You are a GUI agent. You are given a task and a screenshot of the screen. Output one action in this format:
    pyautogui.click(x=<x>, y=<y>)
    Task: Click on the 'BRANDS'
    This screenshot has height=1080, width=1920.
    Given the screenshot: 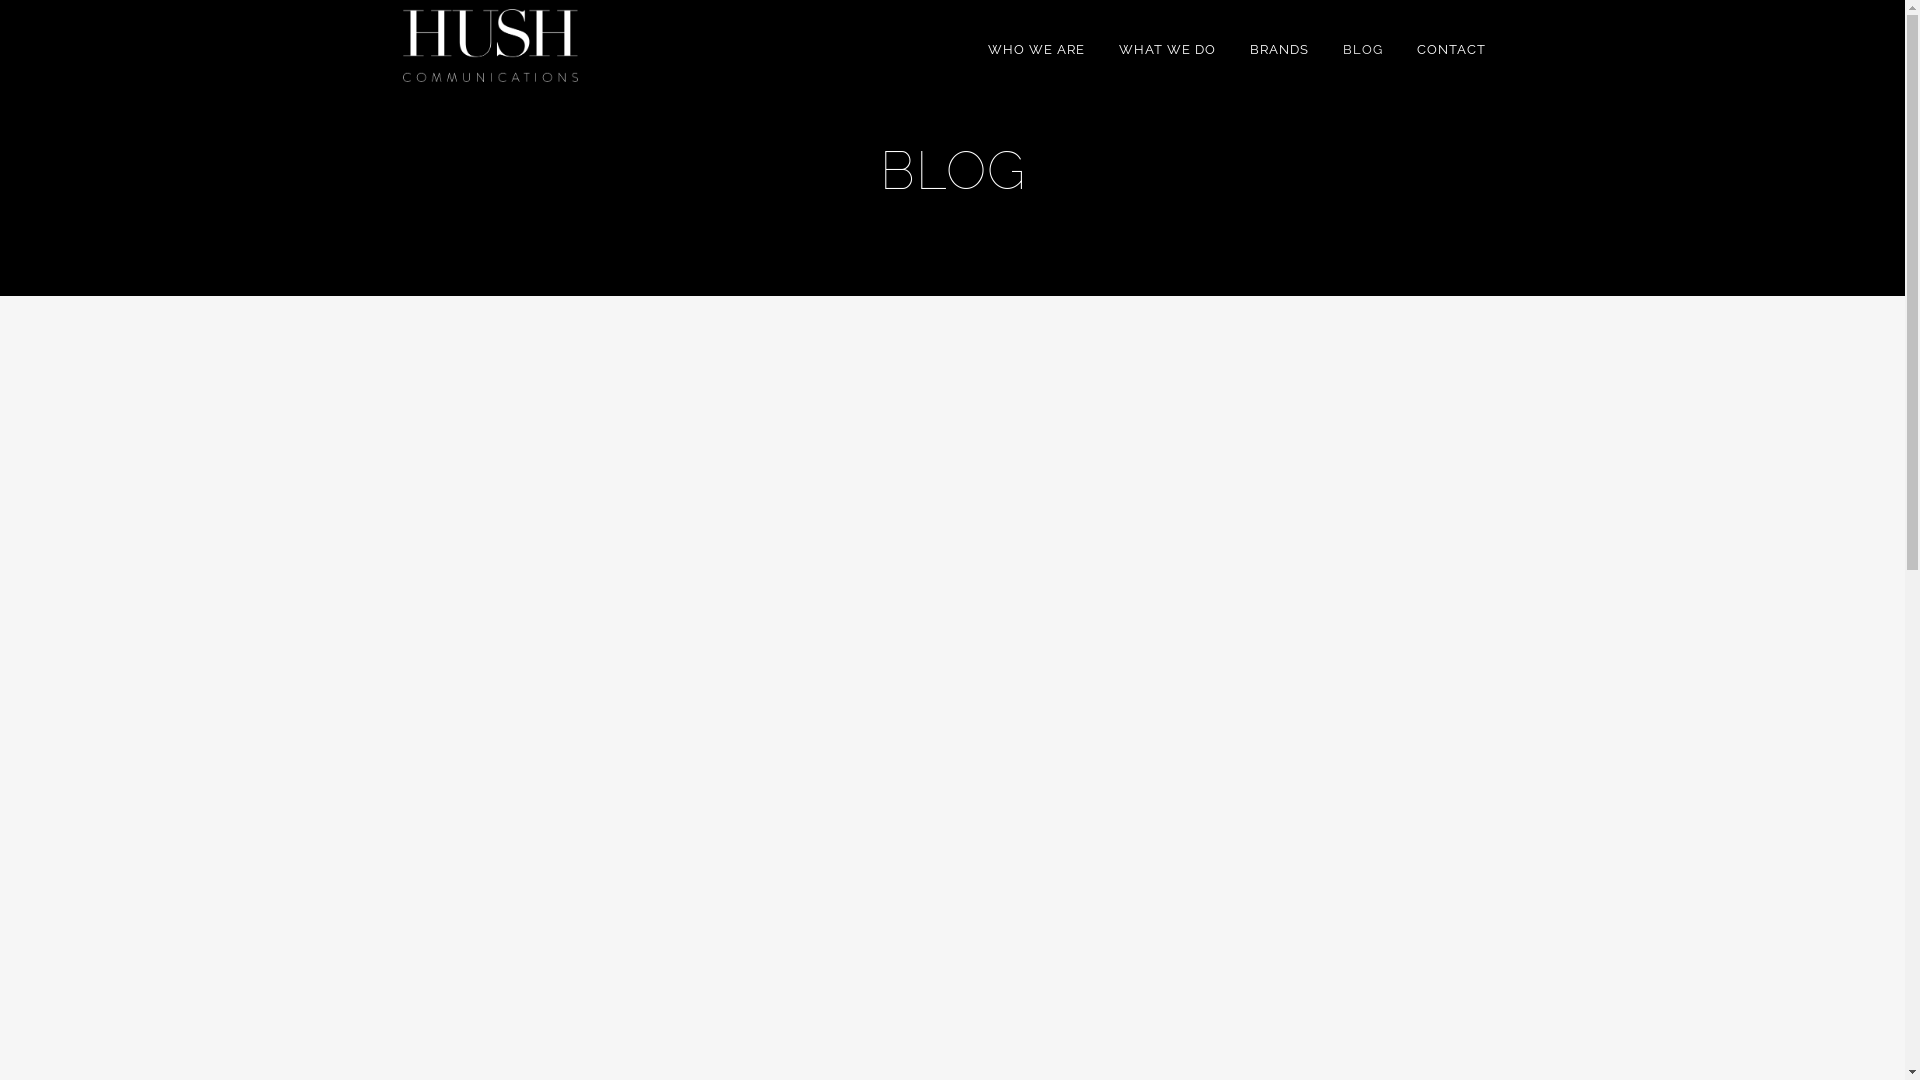 What is the action you would take?
    pyautogui.click(x=1277, y=49)
    